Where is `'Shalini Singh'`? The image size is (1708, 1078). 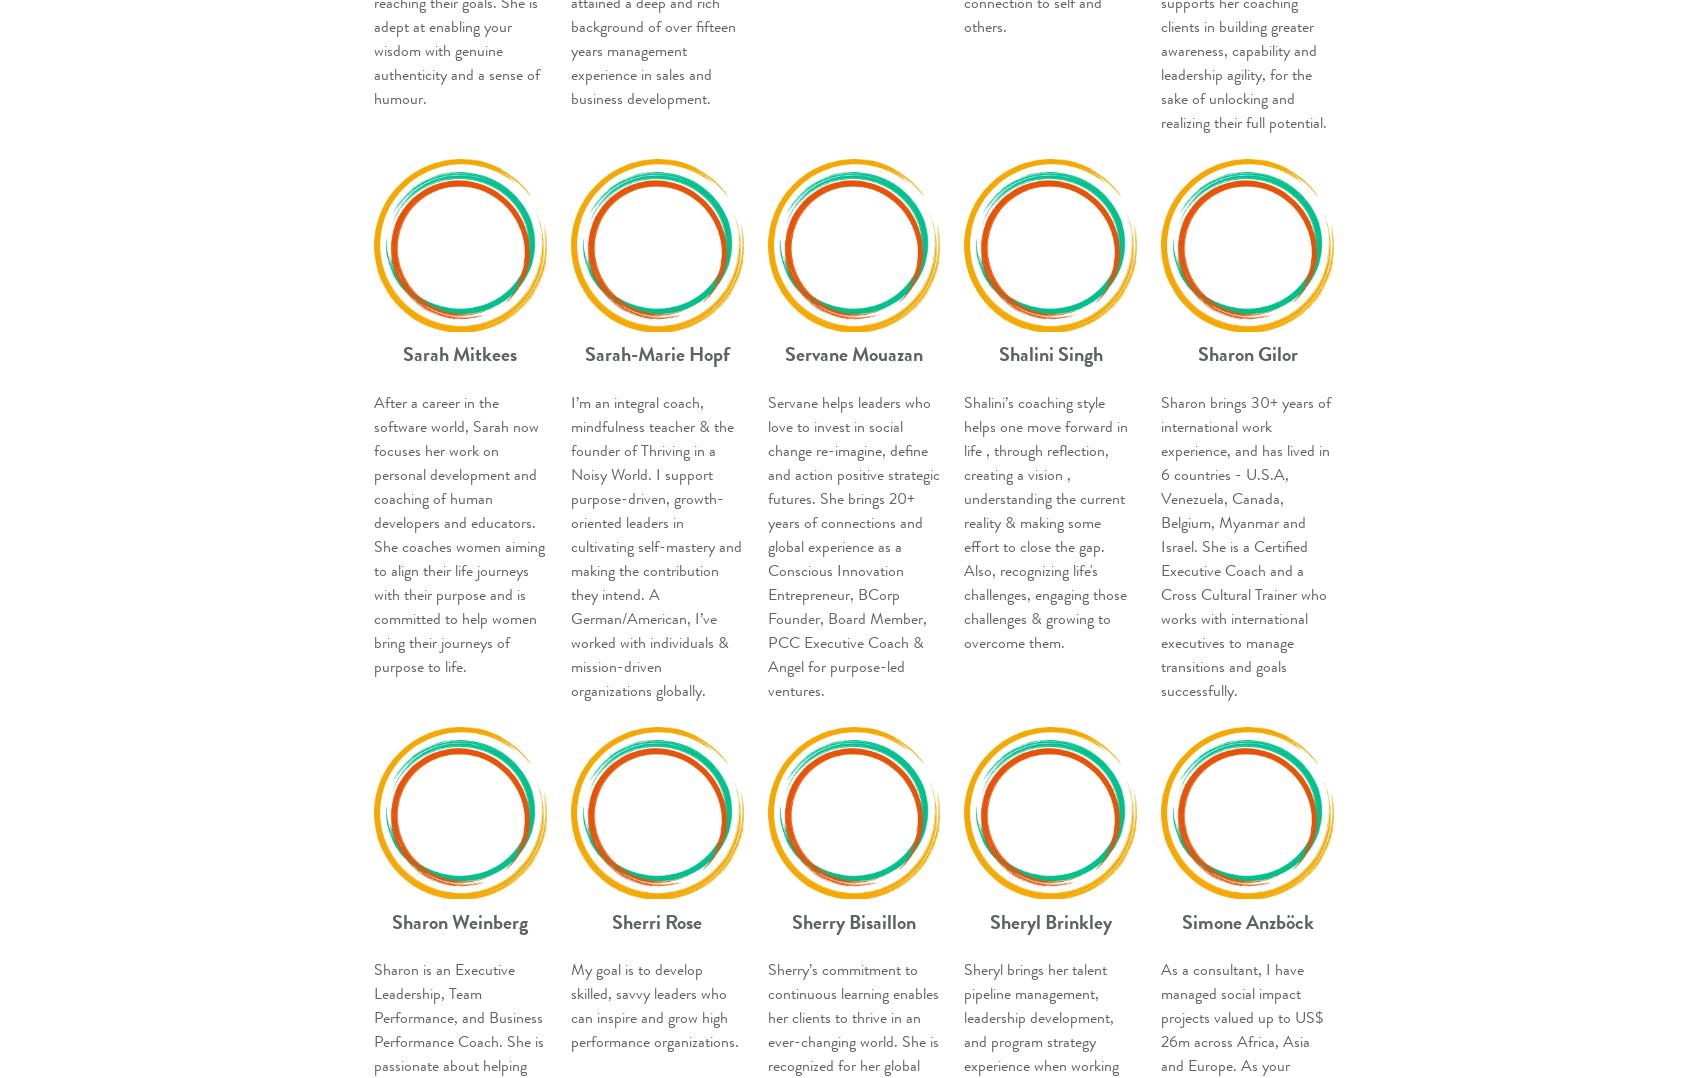
'Shalini Singh' is located at coordinates (1050, 354).